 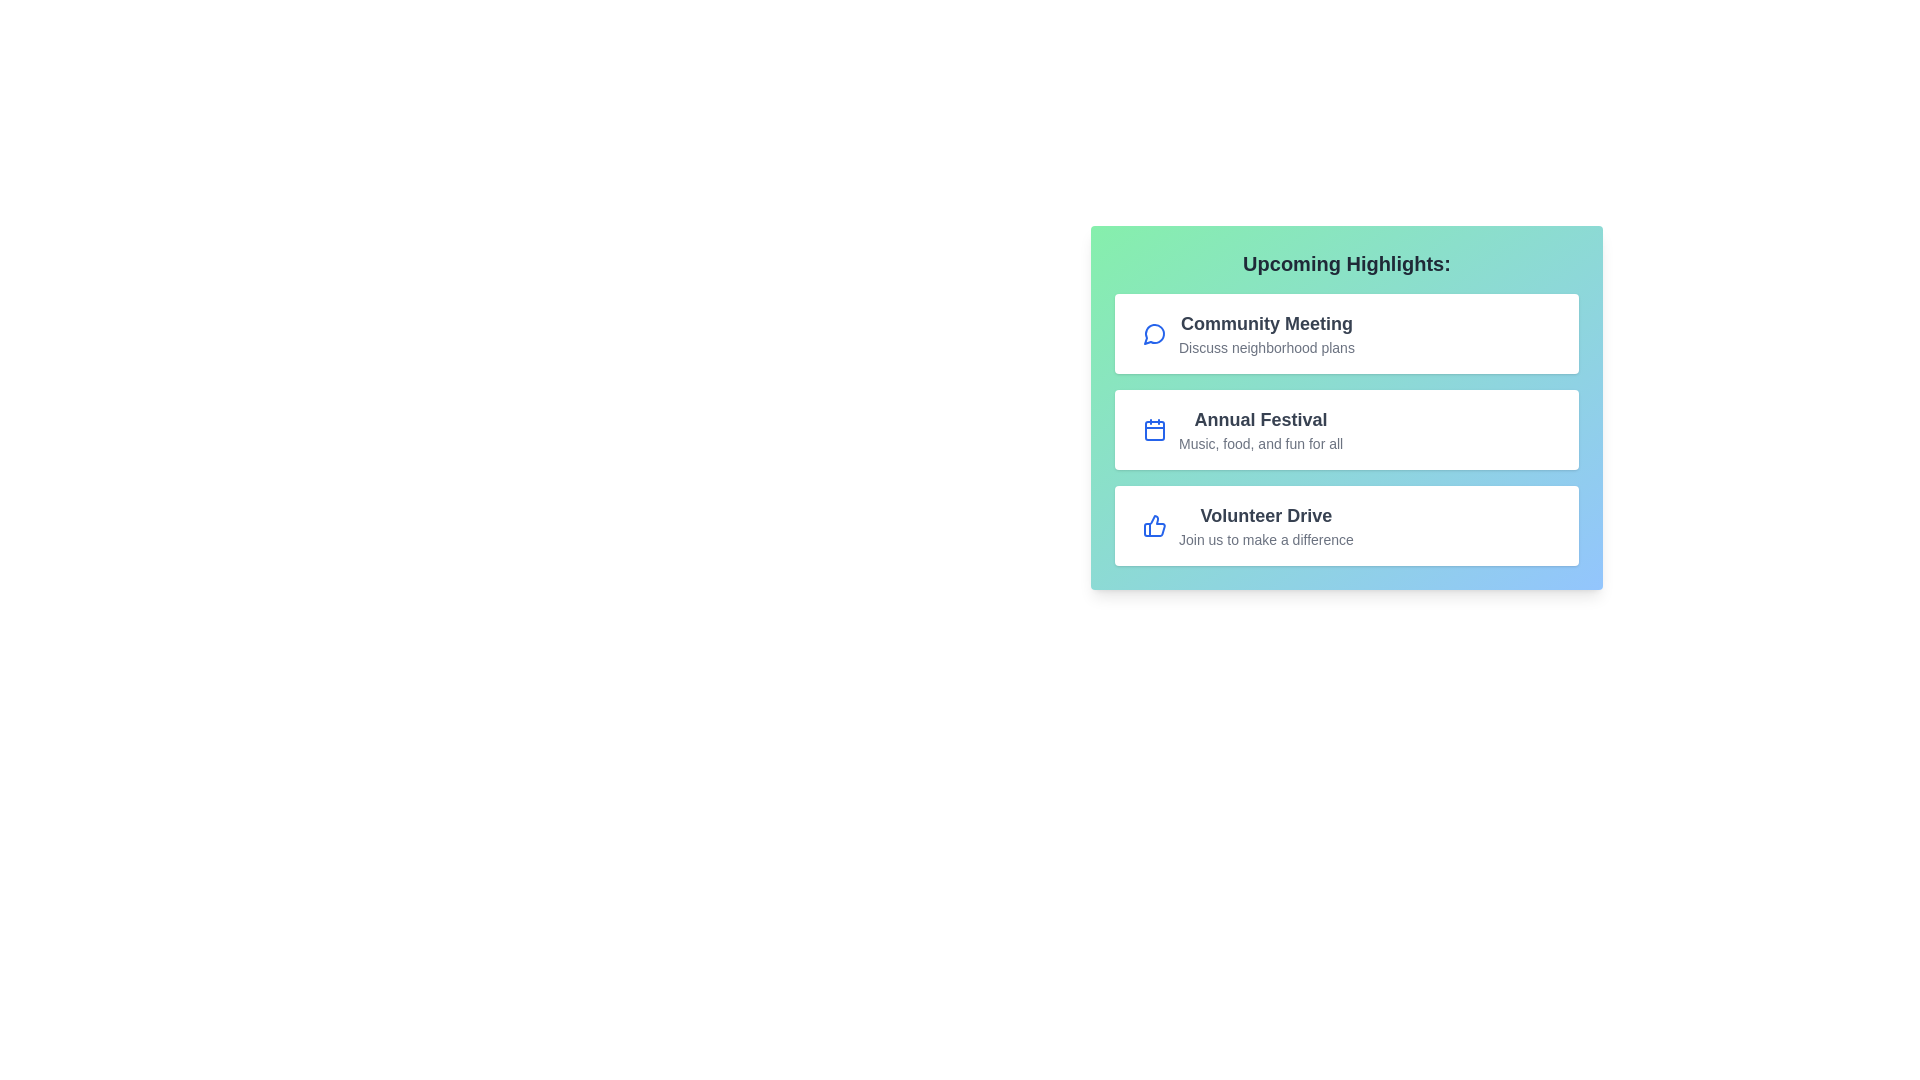 What do you see at coordinates (1155, 428) in the screenshot?
I see `the icon associated with the Annual Festival event` at bounding box center [1155, 428].